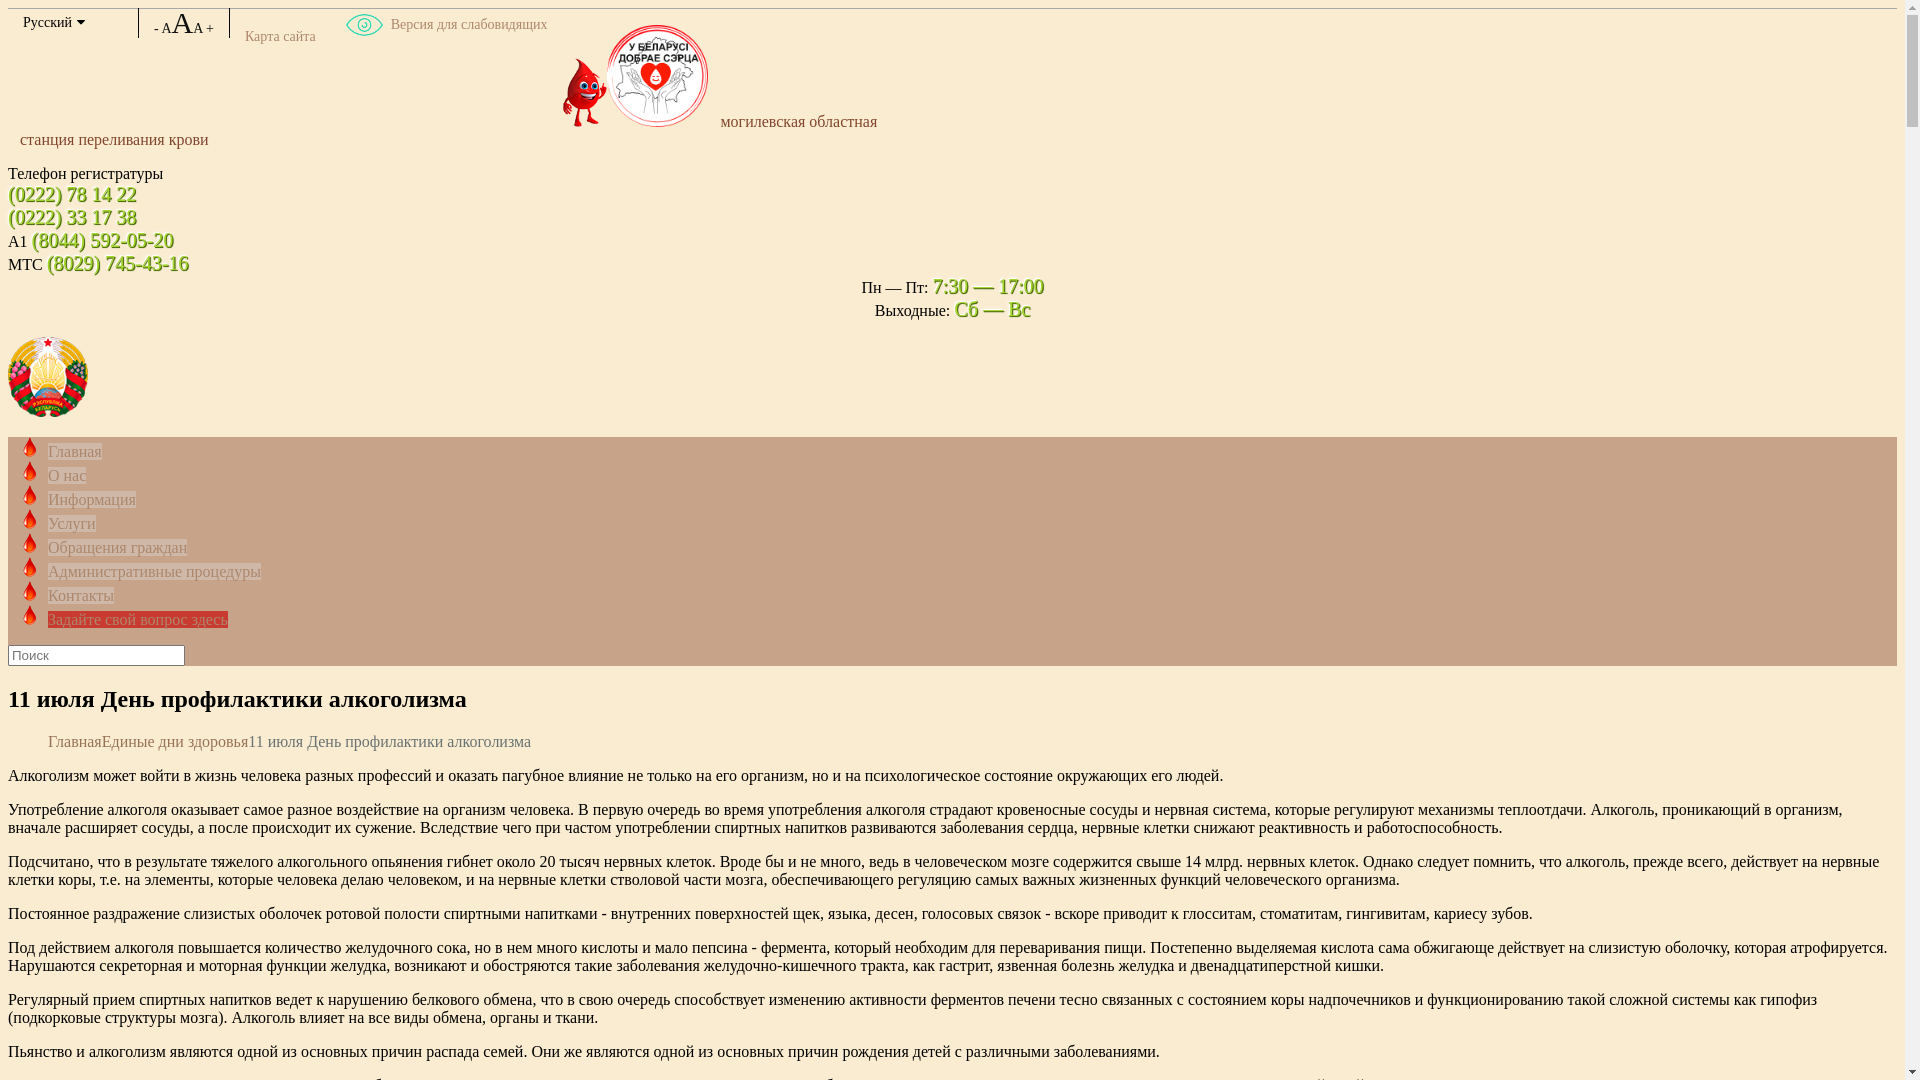  Describe the element at coordinates (181, 28) in the screenshot. I see `'AAA'` at that location.